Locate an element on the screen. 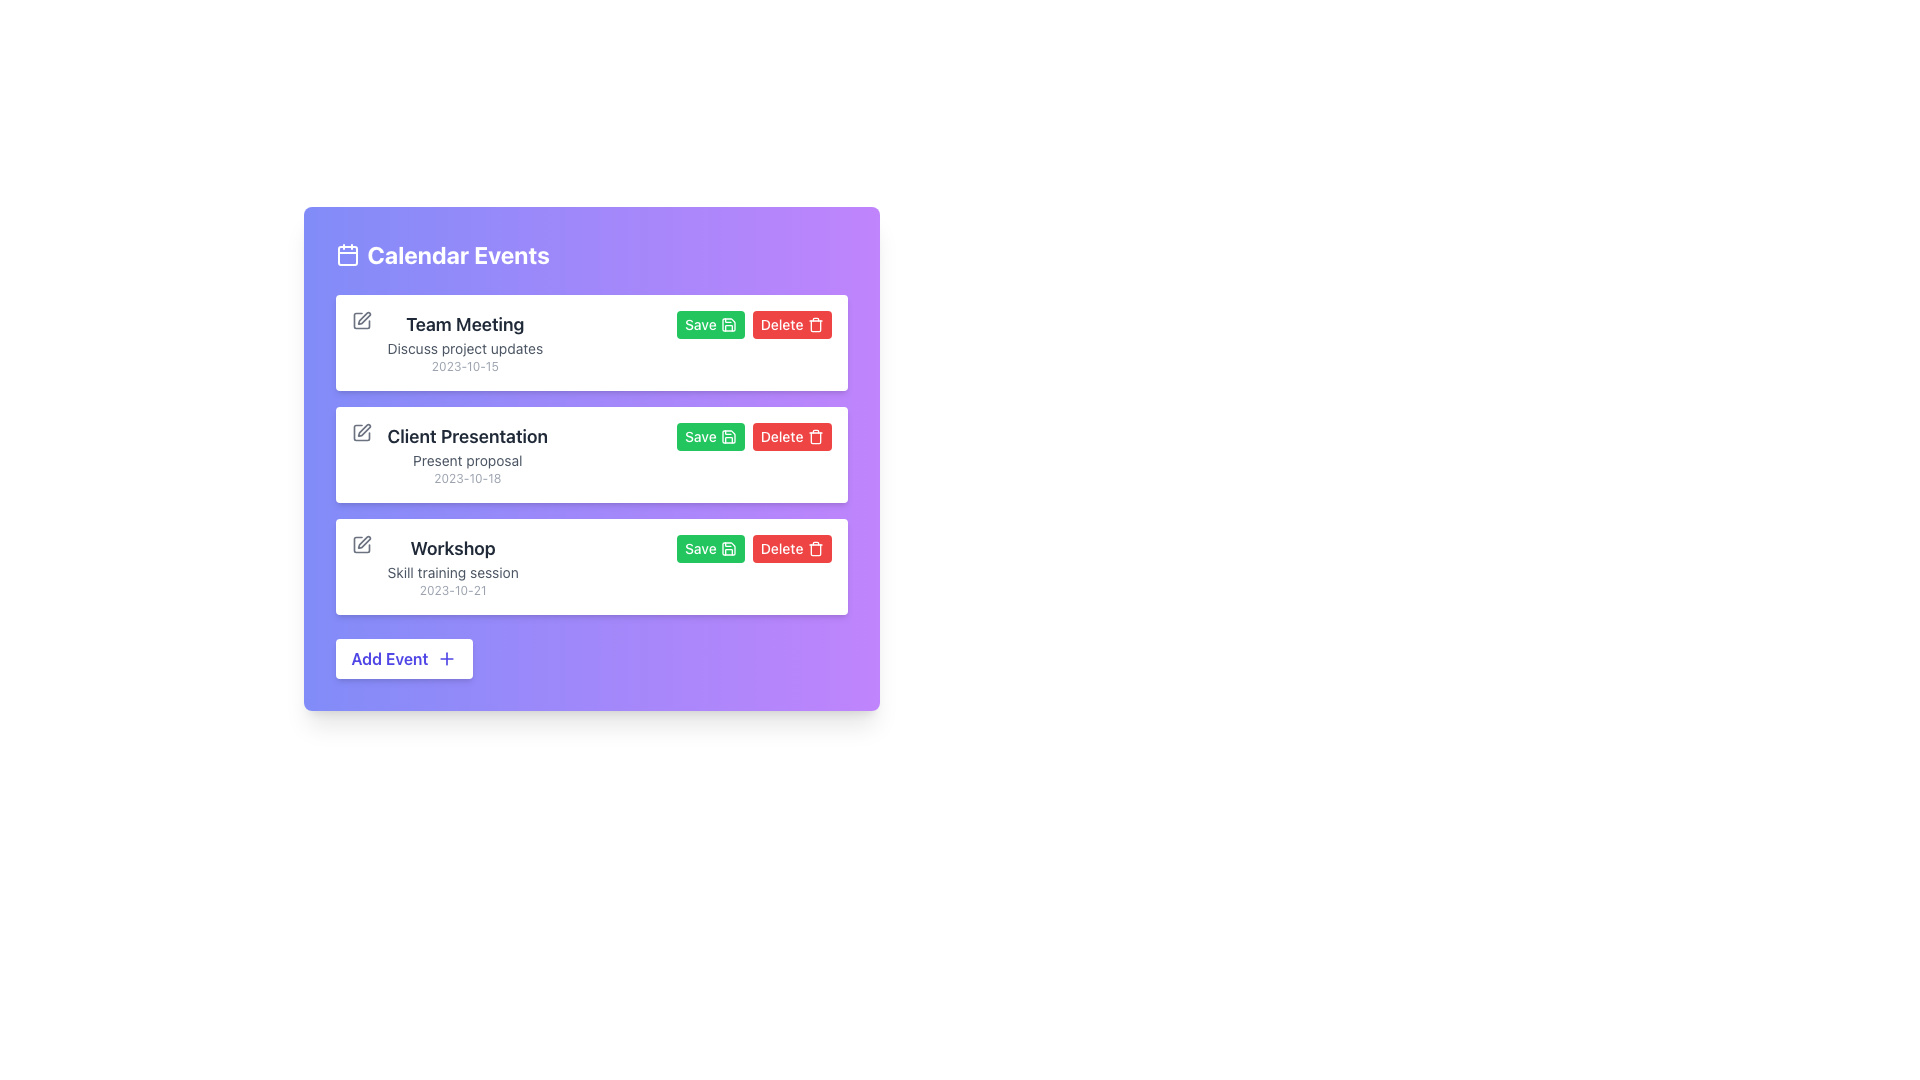  the 'Save' button, which is a rectangular button with a green background and white text, labeled 'Save' and featuring a floppy disk icon on the right side is located at coordinates (710, 435).